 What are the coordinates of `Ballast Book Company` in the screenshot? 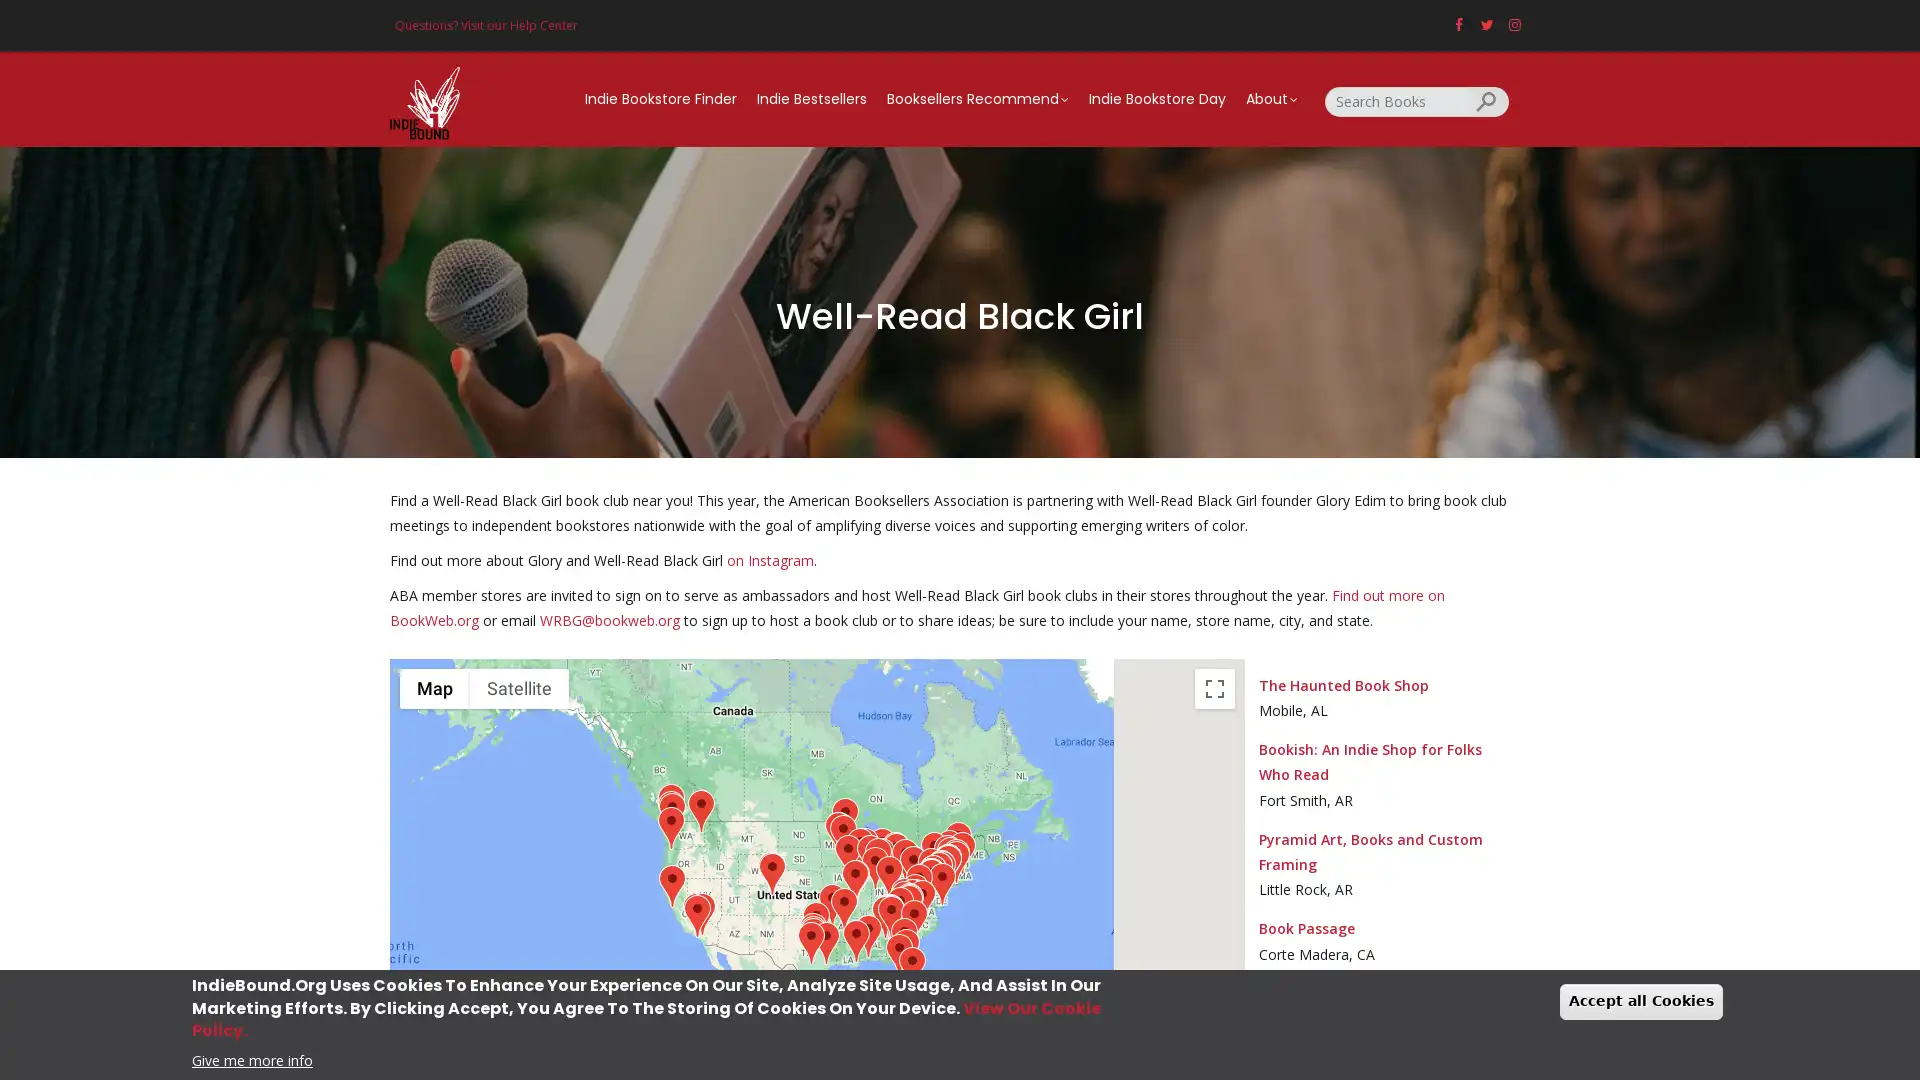 It's located at (670, 811).